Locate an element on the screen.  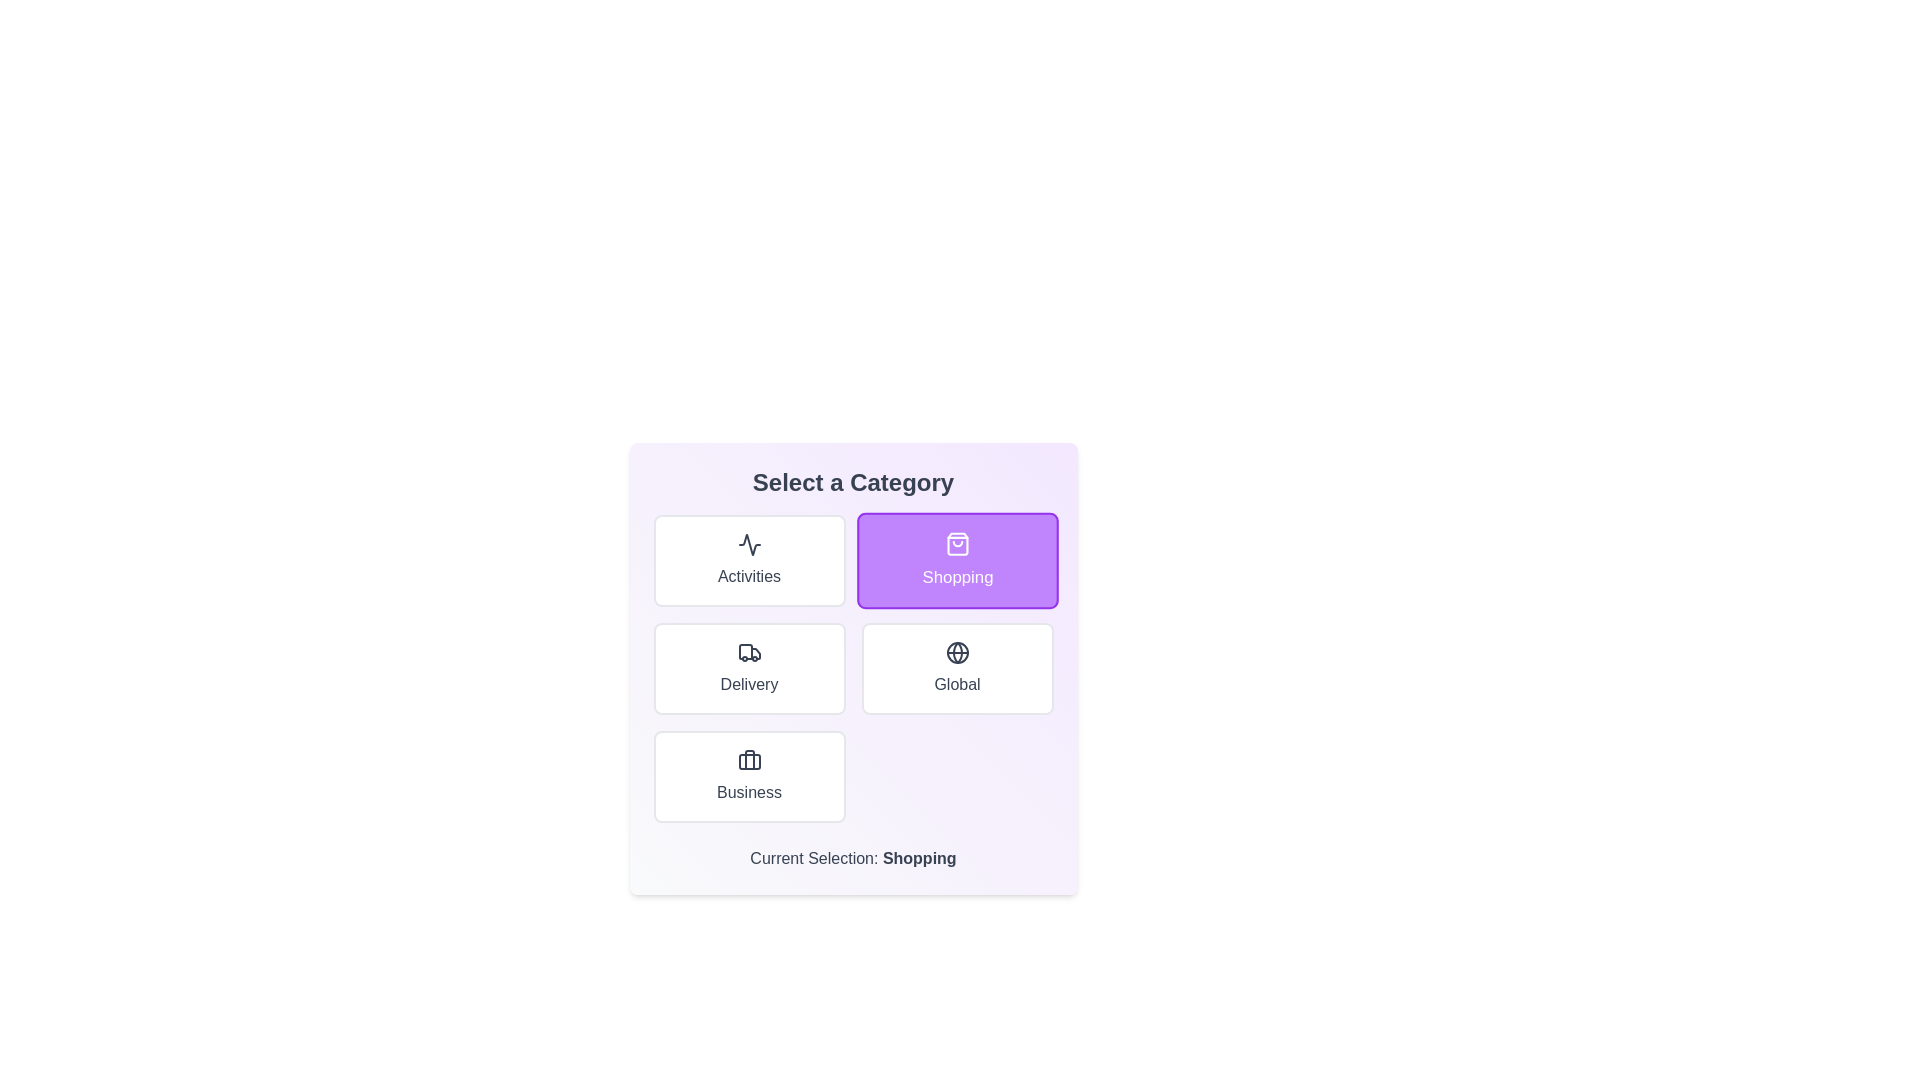
the button corresponding to the category Activities is located at coordinates (748, 560).